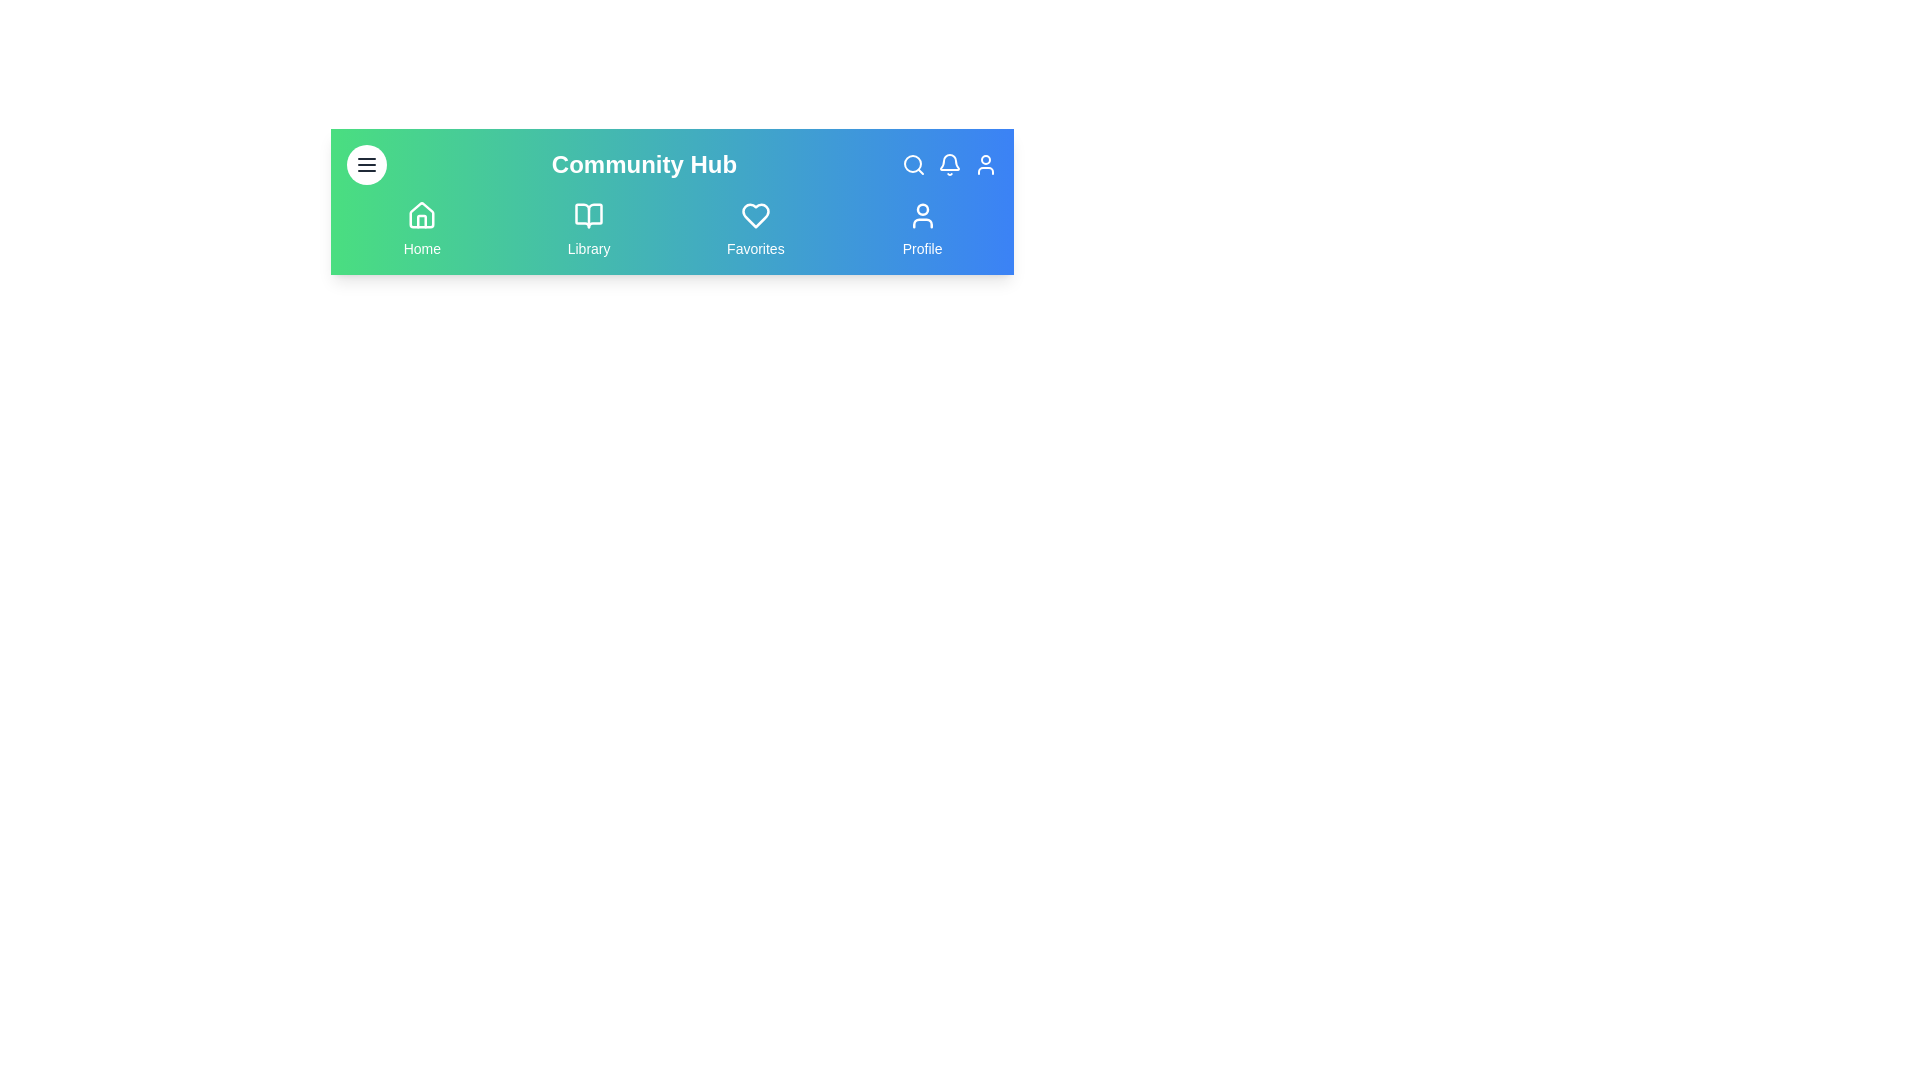 Image resolution: width=1920 pixels, height=1080 pixels. What do you see at coordinates (421, 229) in the screenshot?
I see `the navigation menu item Home` at bounding box center [421, 229].